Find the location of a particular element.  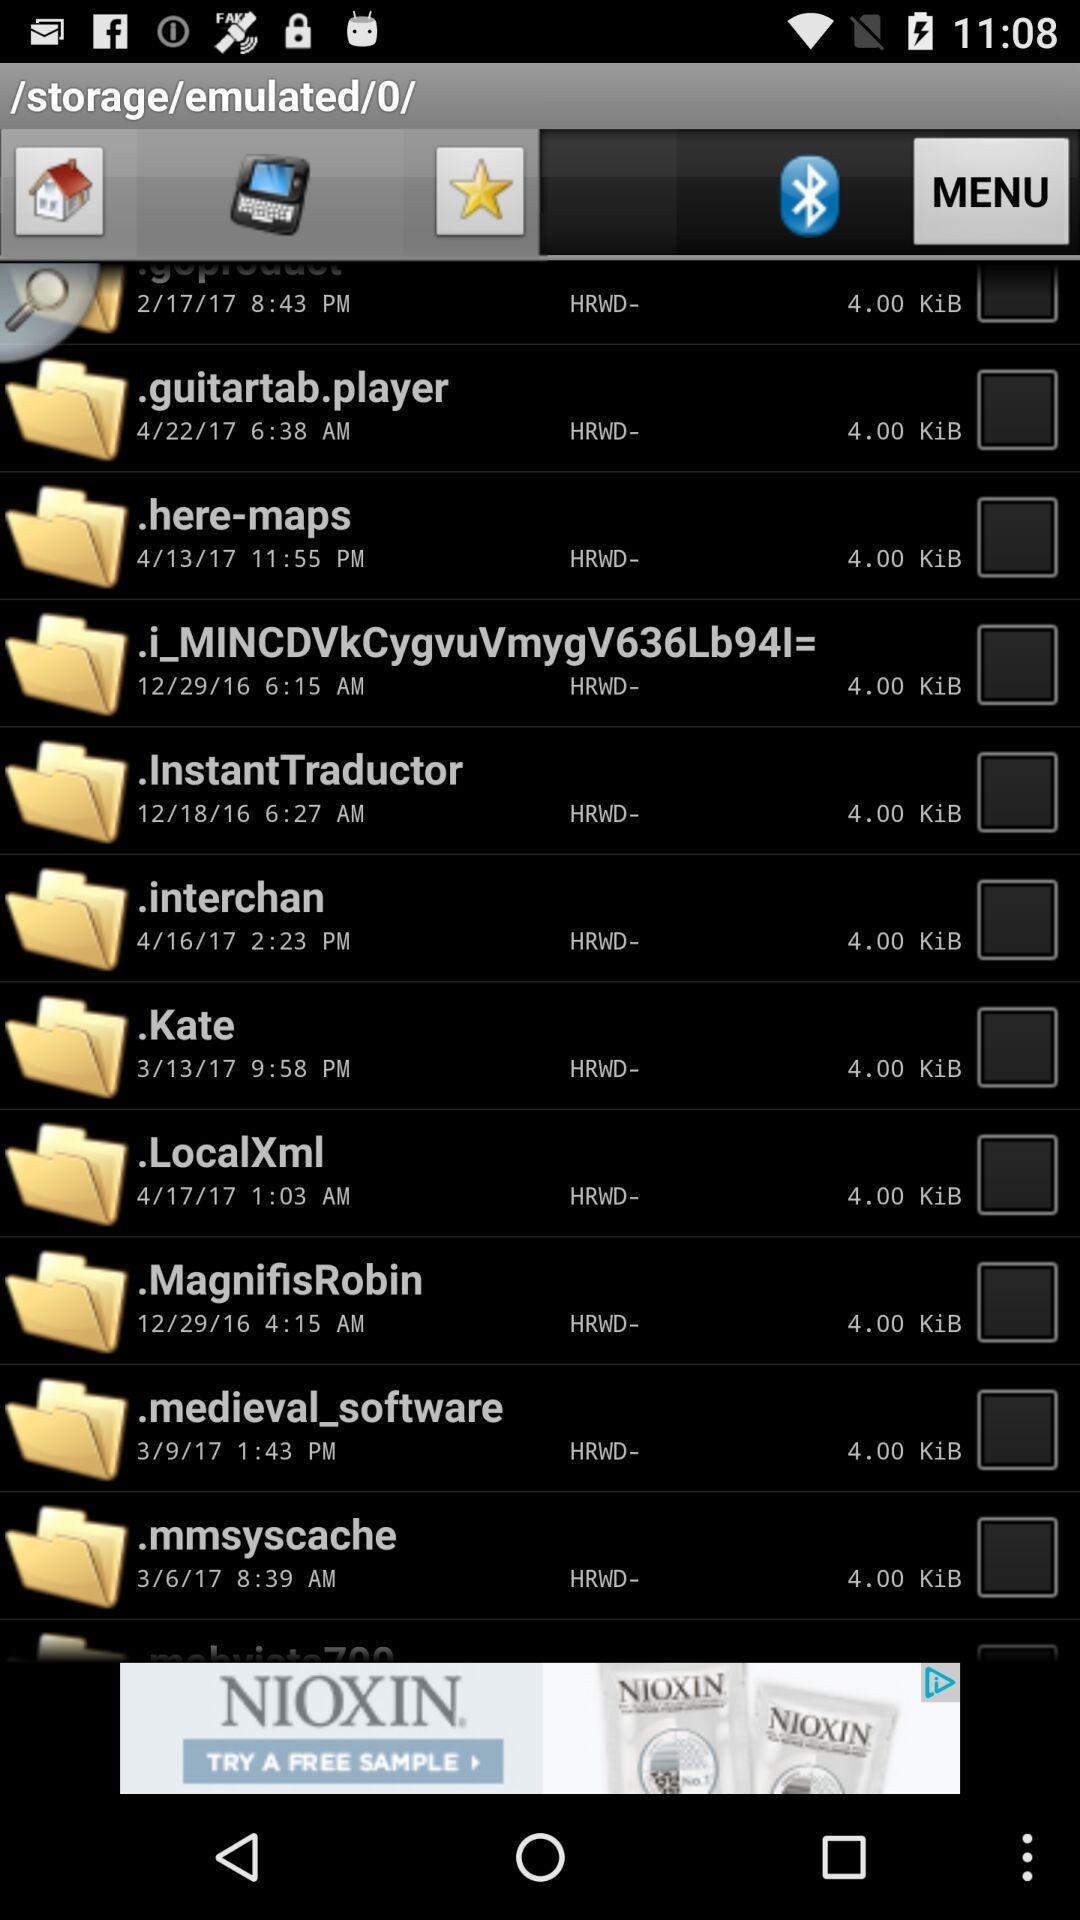

advertisement is located at coordinates (540, 1727).